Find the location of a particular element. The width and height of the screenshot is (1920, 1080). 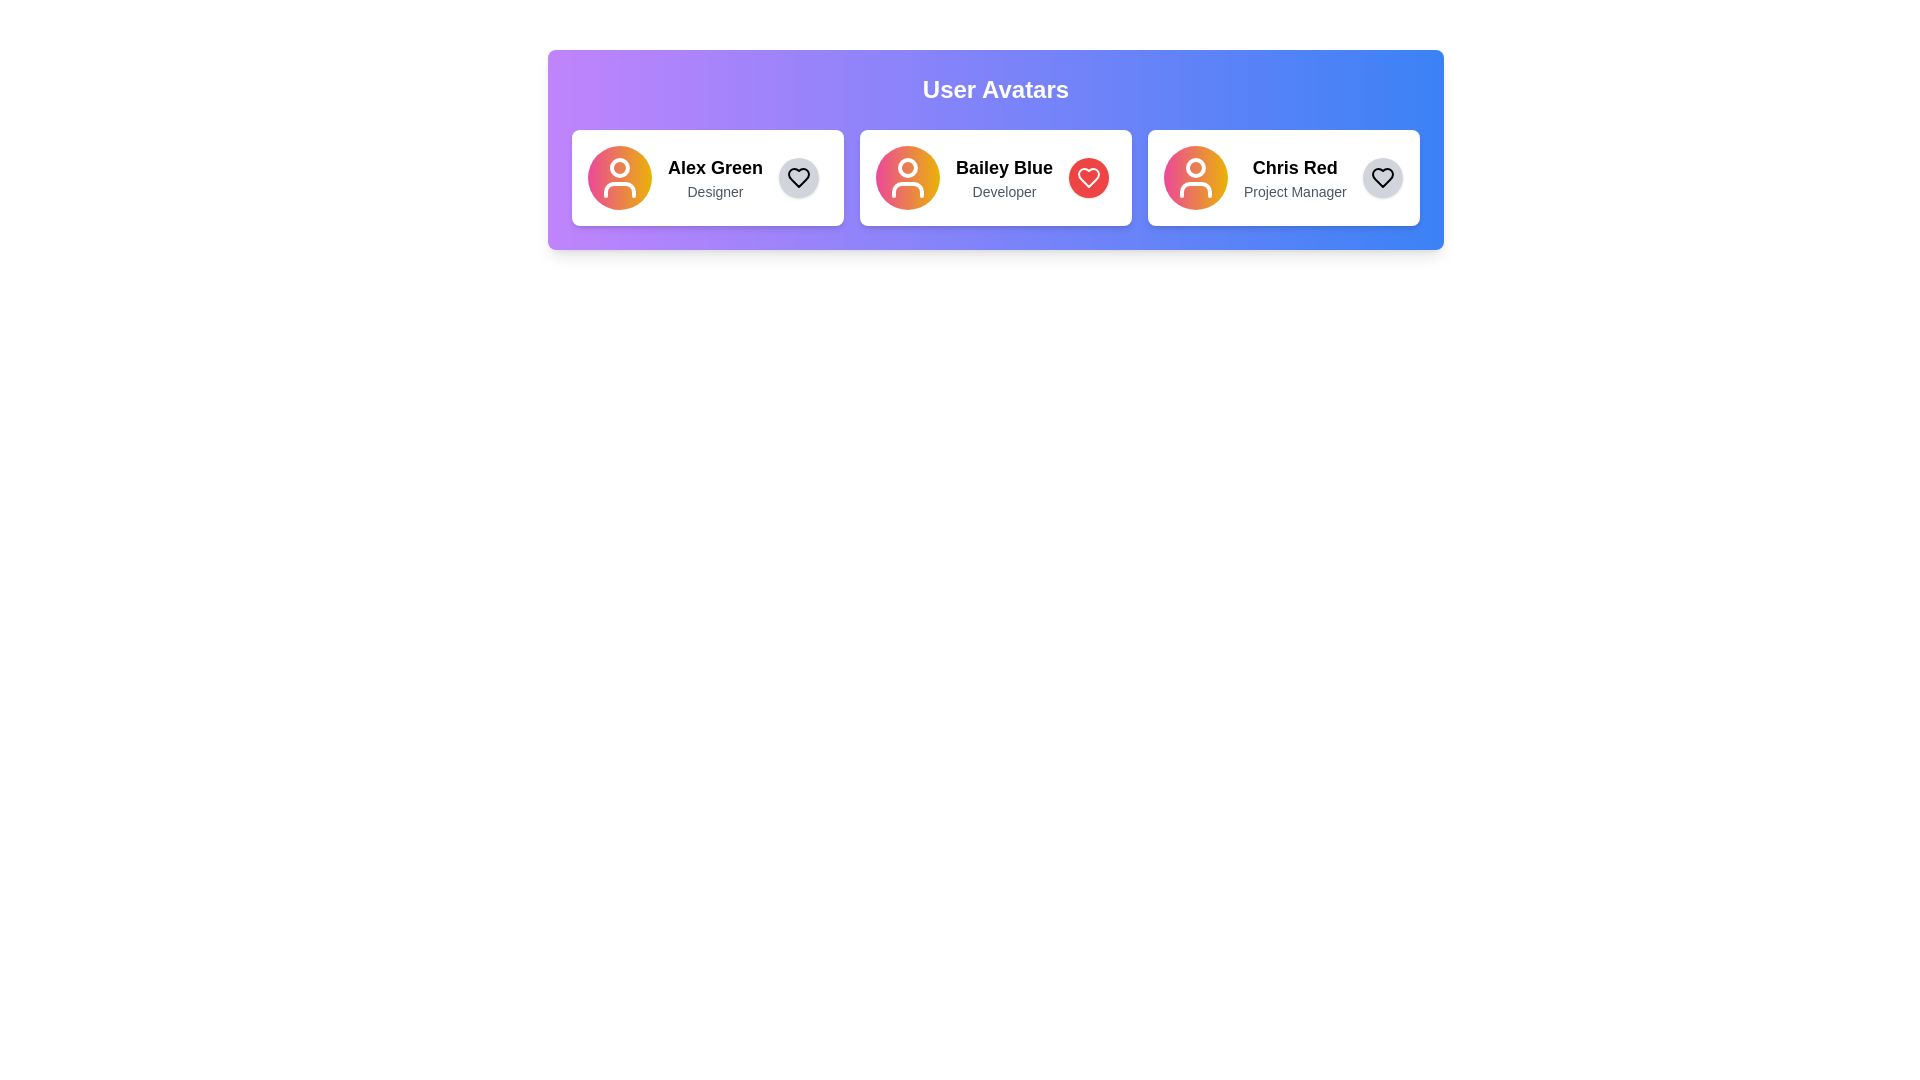

the circular red button with a white heart icon, located at the top-right corner of the card for user 'Bailey Blue,' is located at coordinates (1088, 176).